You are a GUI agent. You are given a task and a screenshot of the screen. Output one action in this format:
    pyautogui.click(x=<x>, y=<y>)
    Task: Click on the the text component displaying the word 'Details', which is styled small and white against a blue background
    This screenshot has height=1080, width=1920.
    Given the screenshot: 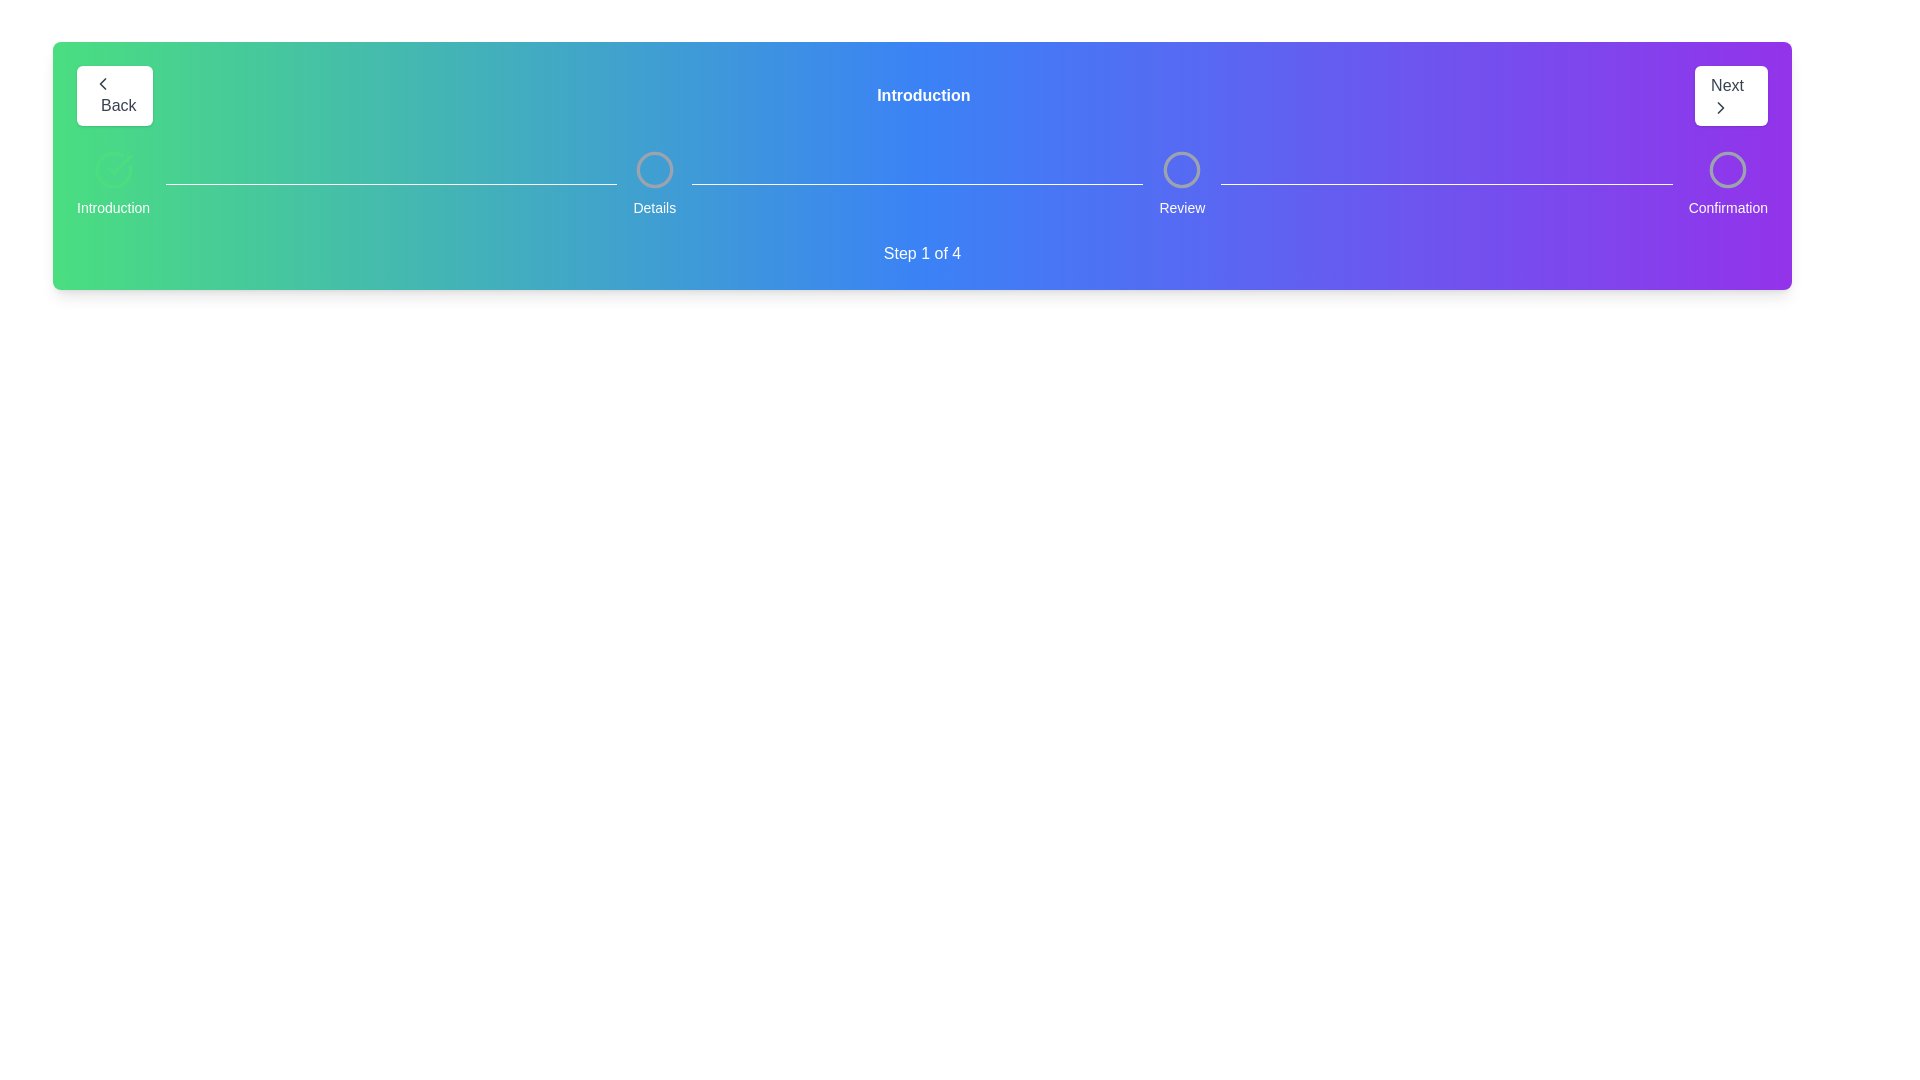 What is the action you would take?
    pyautogui.click(x=654, y=208)
    